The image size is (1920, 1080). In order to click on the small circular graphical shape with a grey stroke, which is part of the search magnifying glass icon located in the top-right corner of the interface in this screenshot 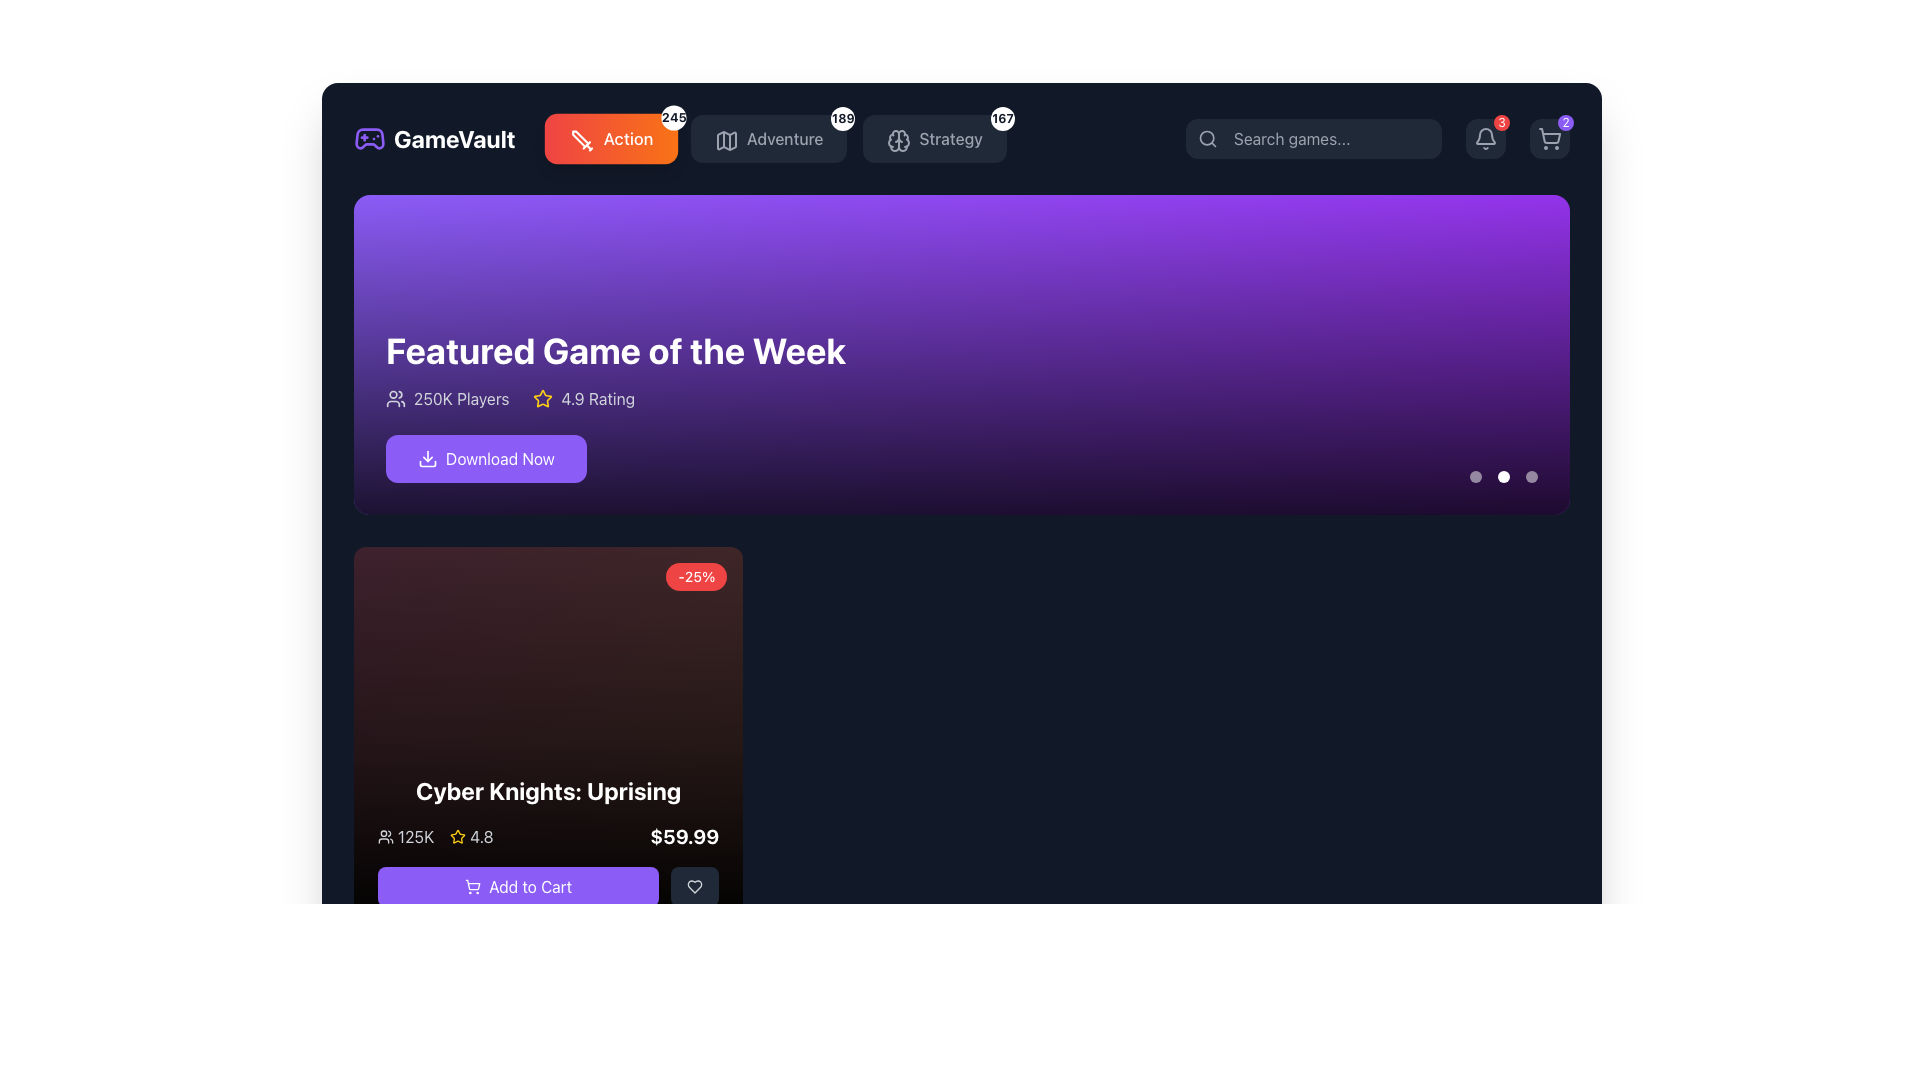, I will do `click(1206, 137)`.